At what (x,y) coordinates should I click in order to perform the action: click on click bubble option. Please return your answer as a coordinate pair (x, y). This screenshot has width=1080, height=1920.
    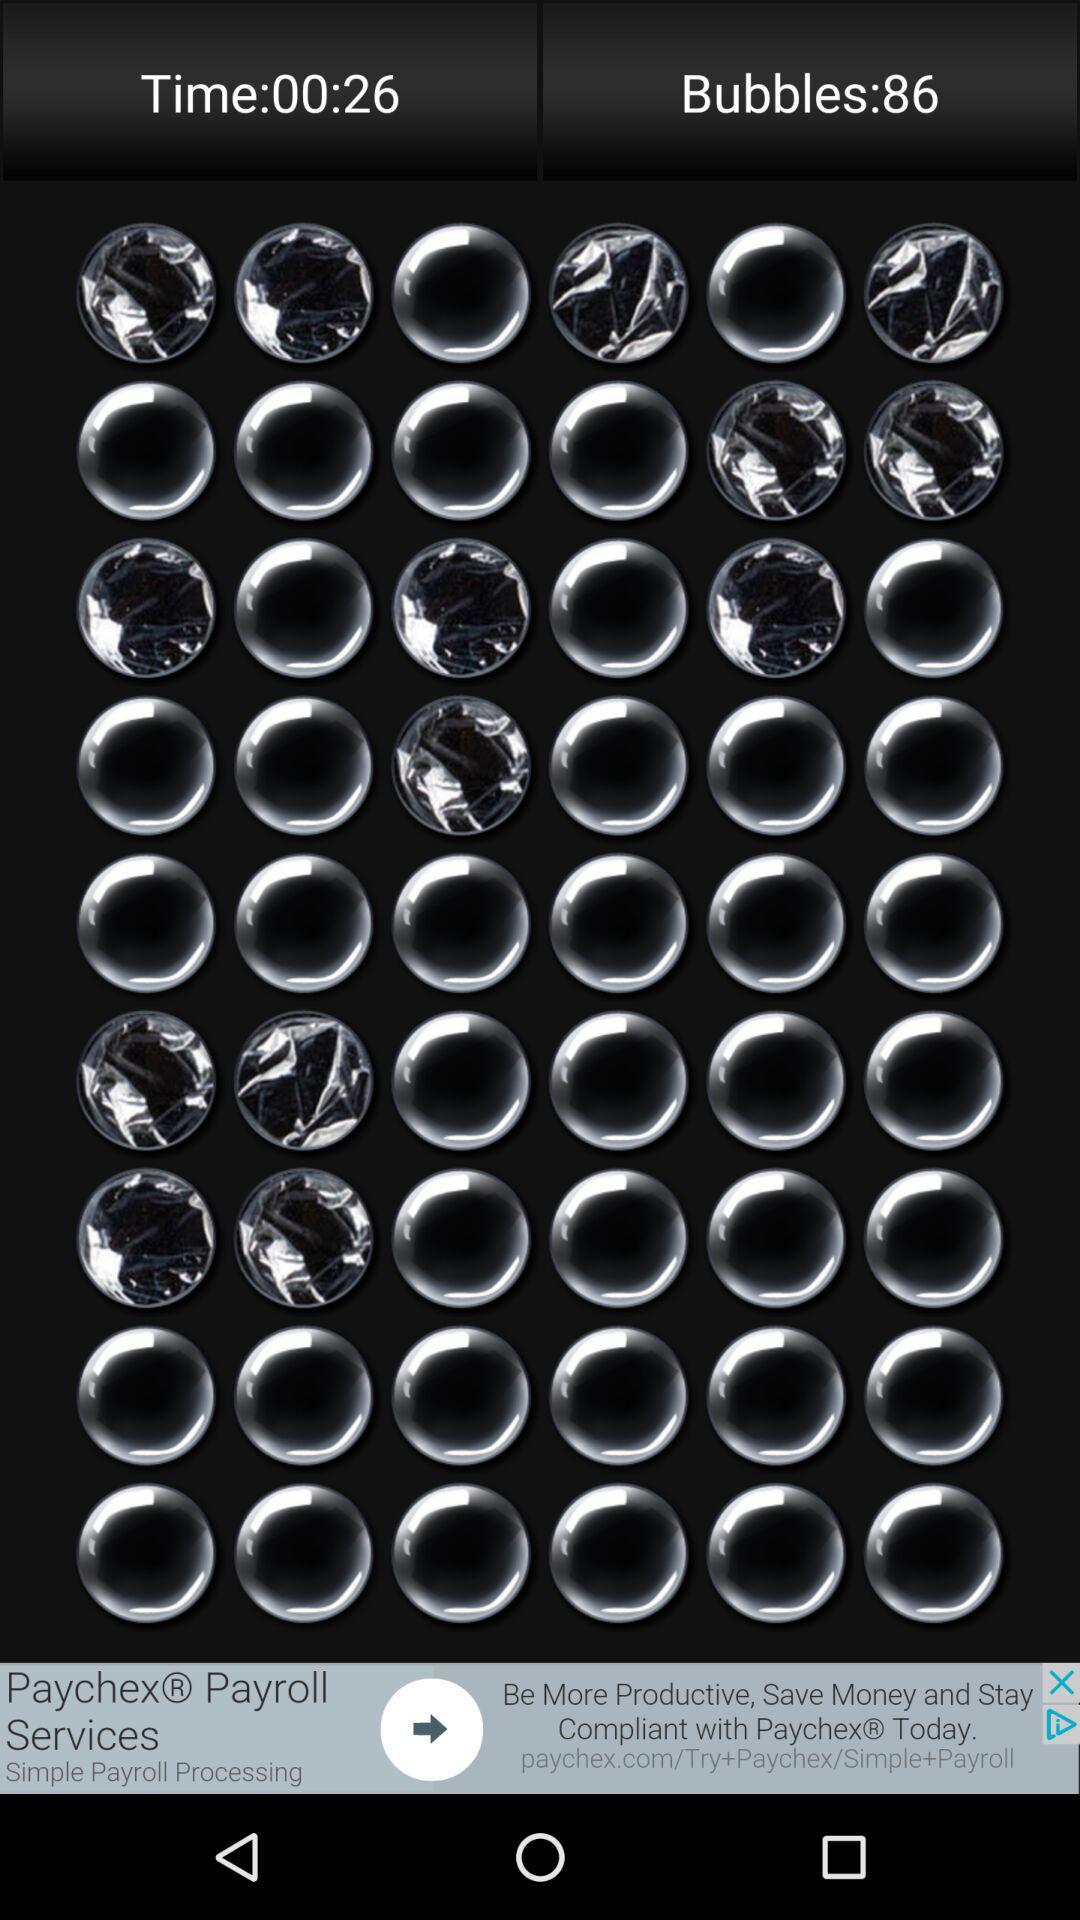
    Looking at the image, I should click on (617, 607).